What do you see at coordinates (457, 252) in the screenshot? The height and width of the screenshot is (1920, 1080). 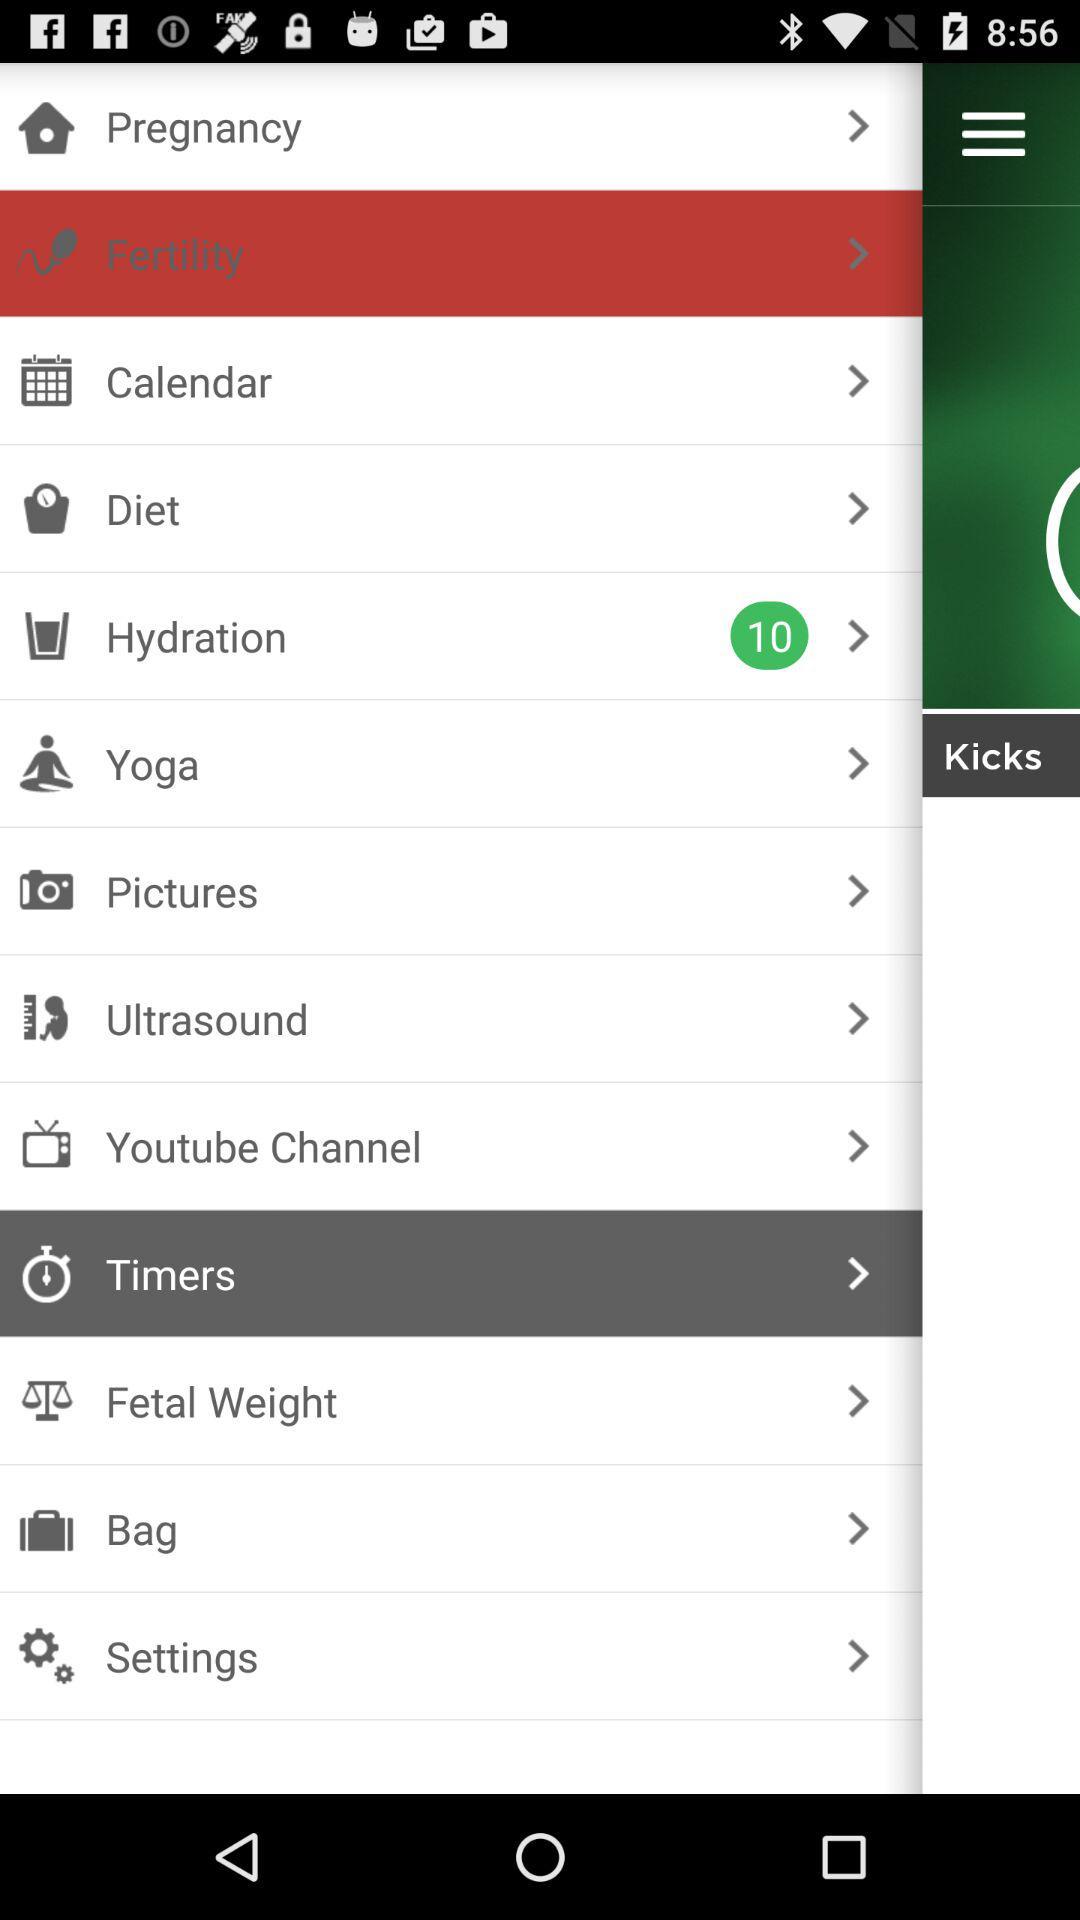 I see `item above the calendar` at bounding box center [457, 252].